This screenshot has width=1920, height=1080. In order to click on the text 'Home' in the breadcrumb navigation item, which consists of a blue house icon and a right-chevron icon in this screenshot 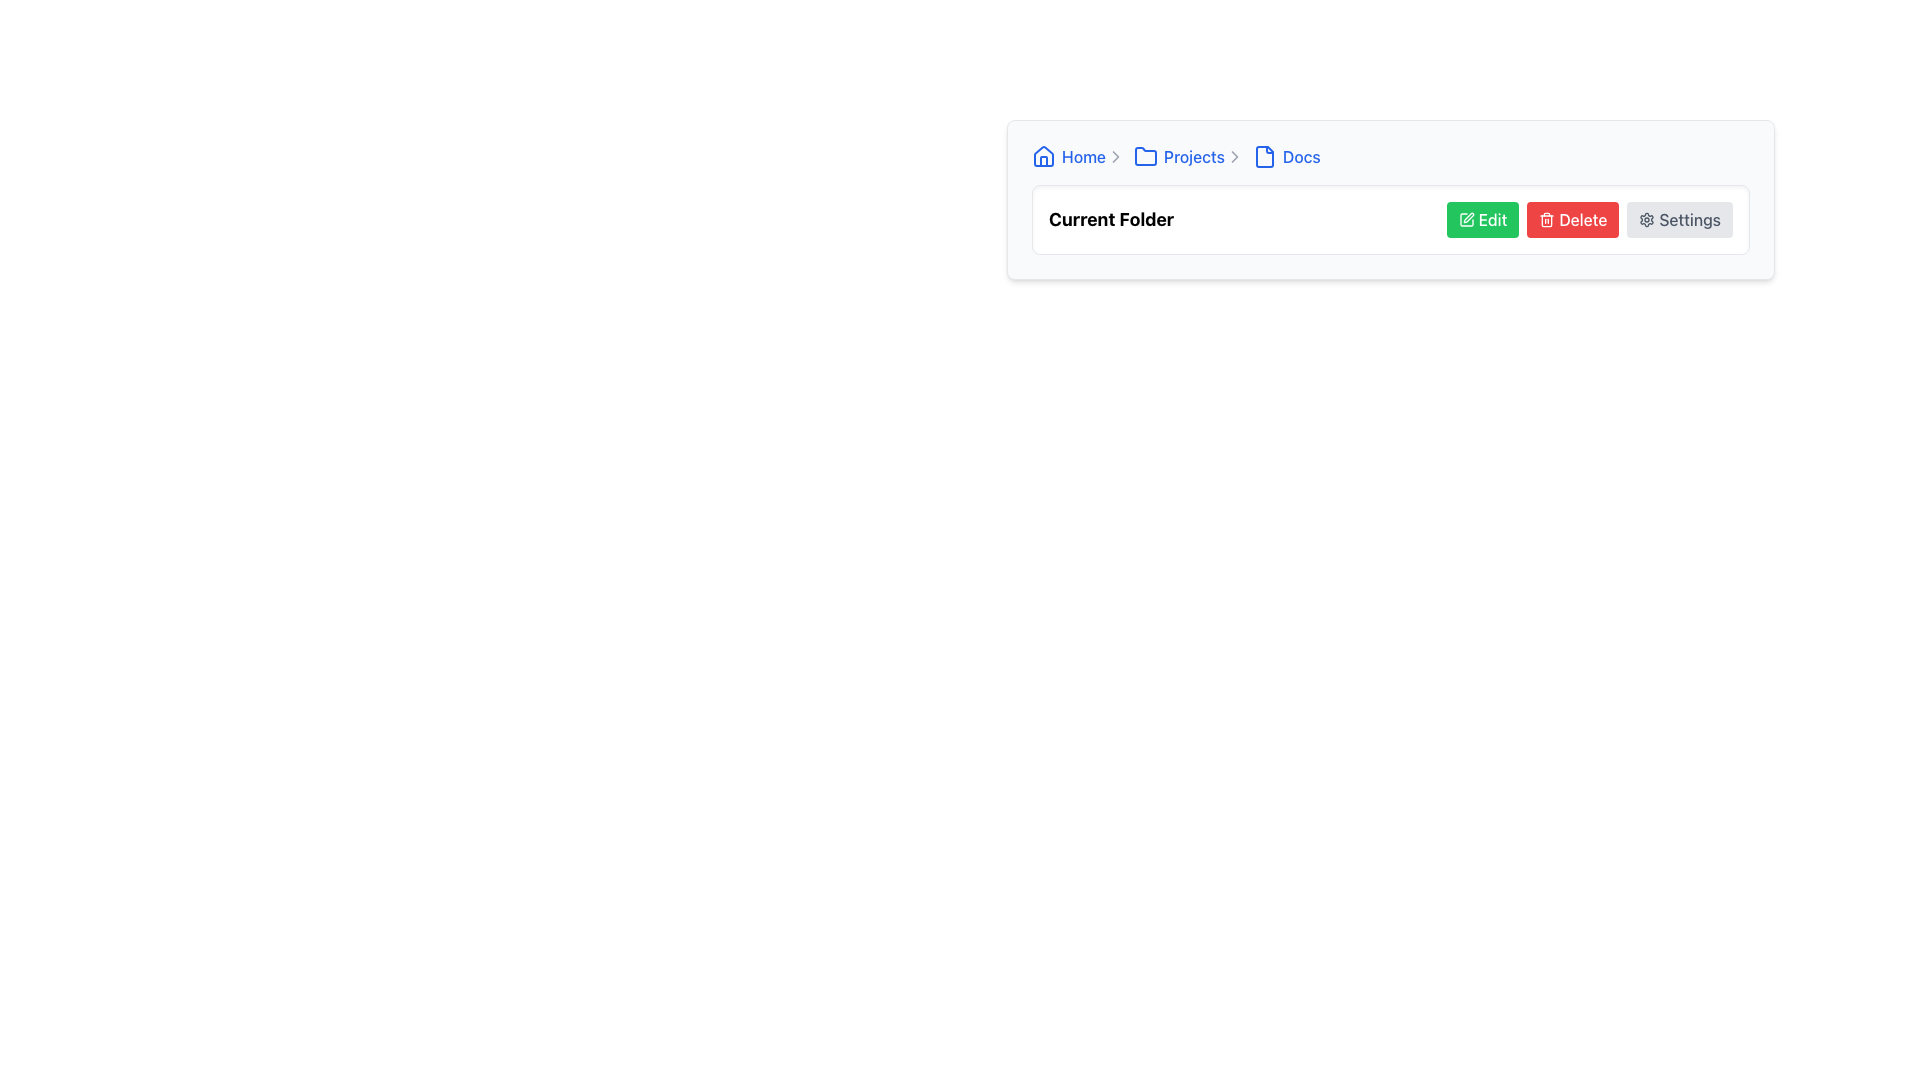, I will do `click(1078, 156)`.